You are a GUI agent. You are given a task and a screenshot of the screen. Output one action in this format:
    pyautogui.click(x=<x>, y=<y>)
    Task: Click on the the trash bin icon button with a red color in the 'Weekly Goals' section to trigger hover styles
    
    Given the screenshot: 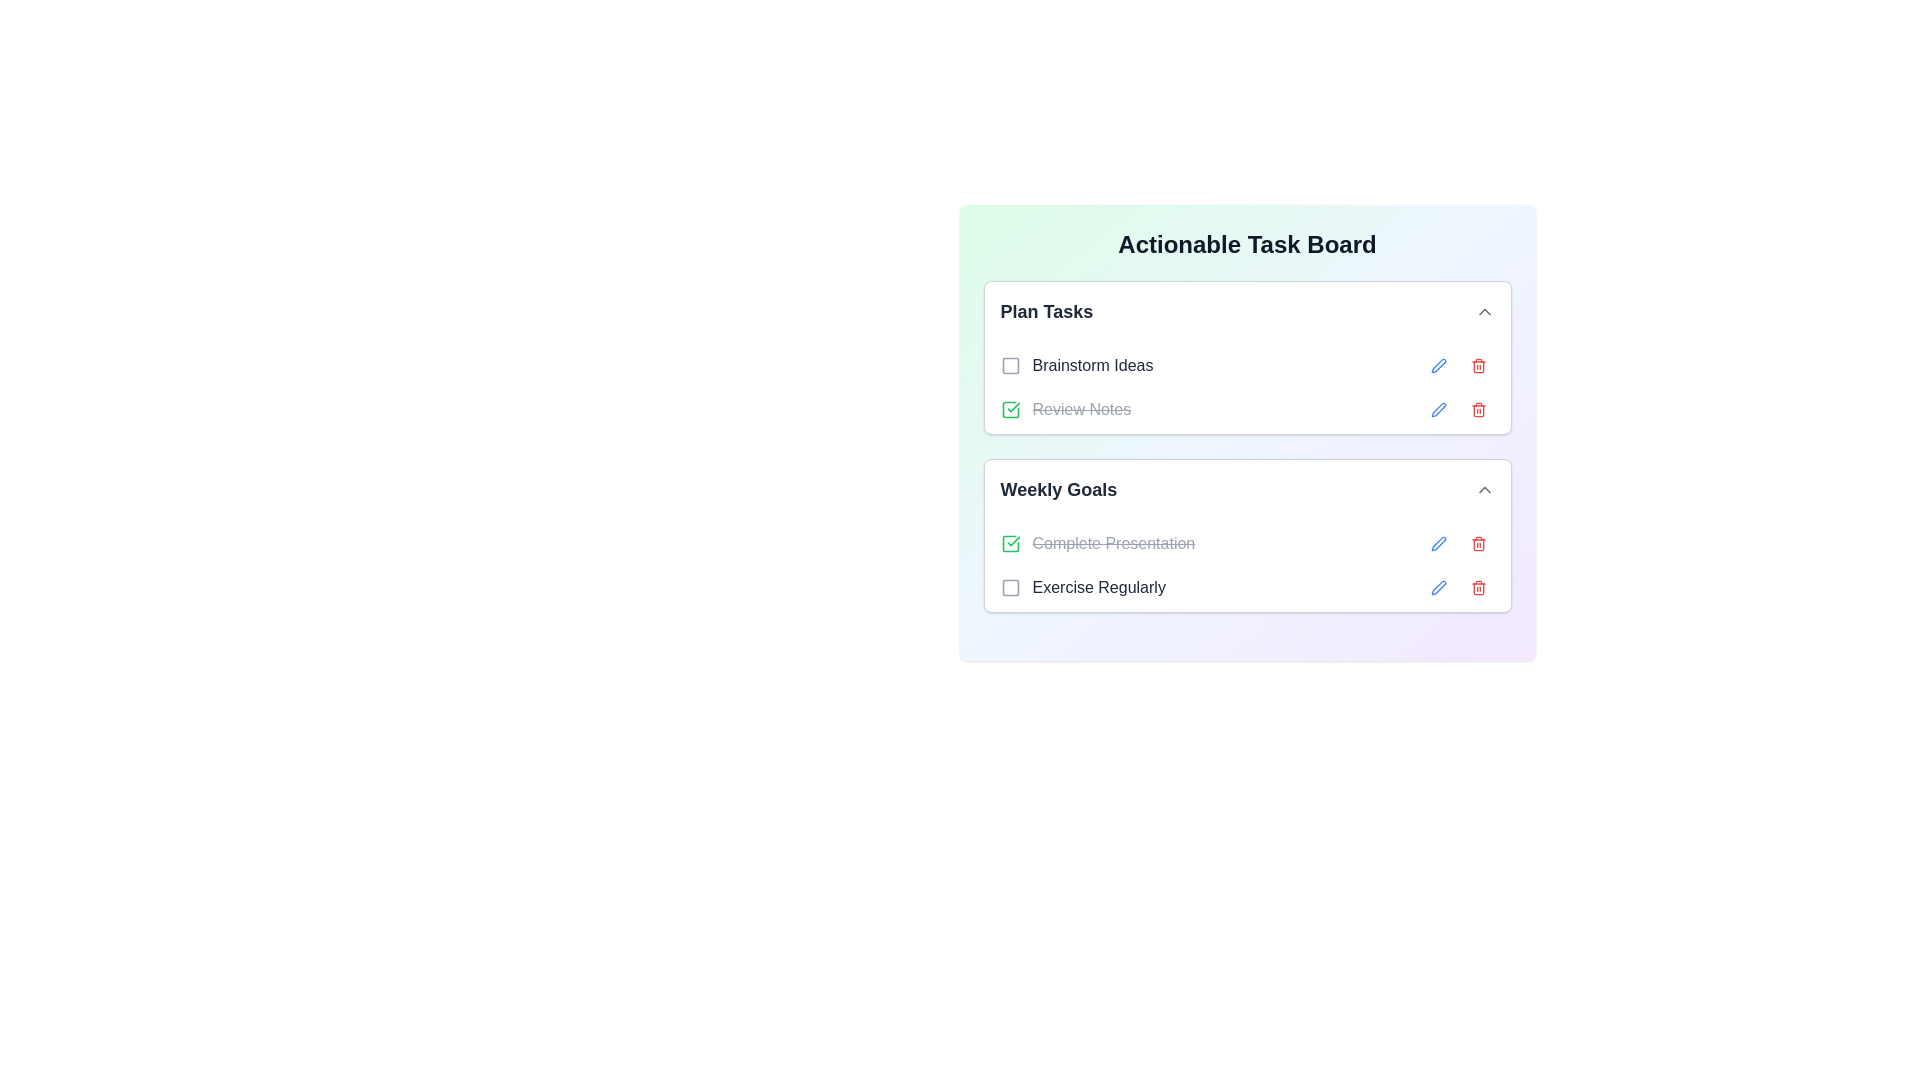 What is the action you would take?
    pyautogui.click(x=1478, y=586)
    